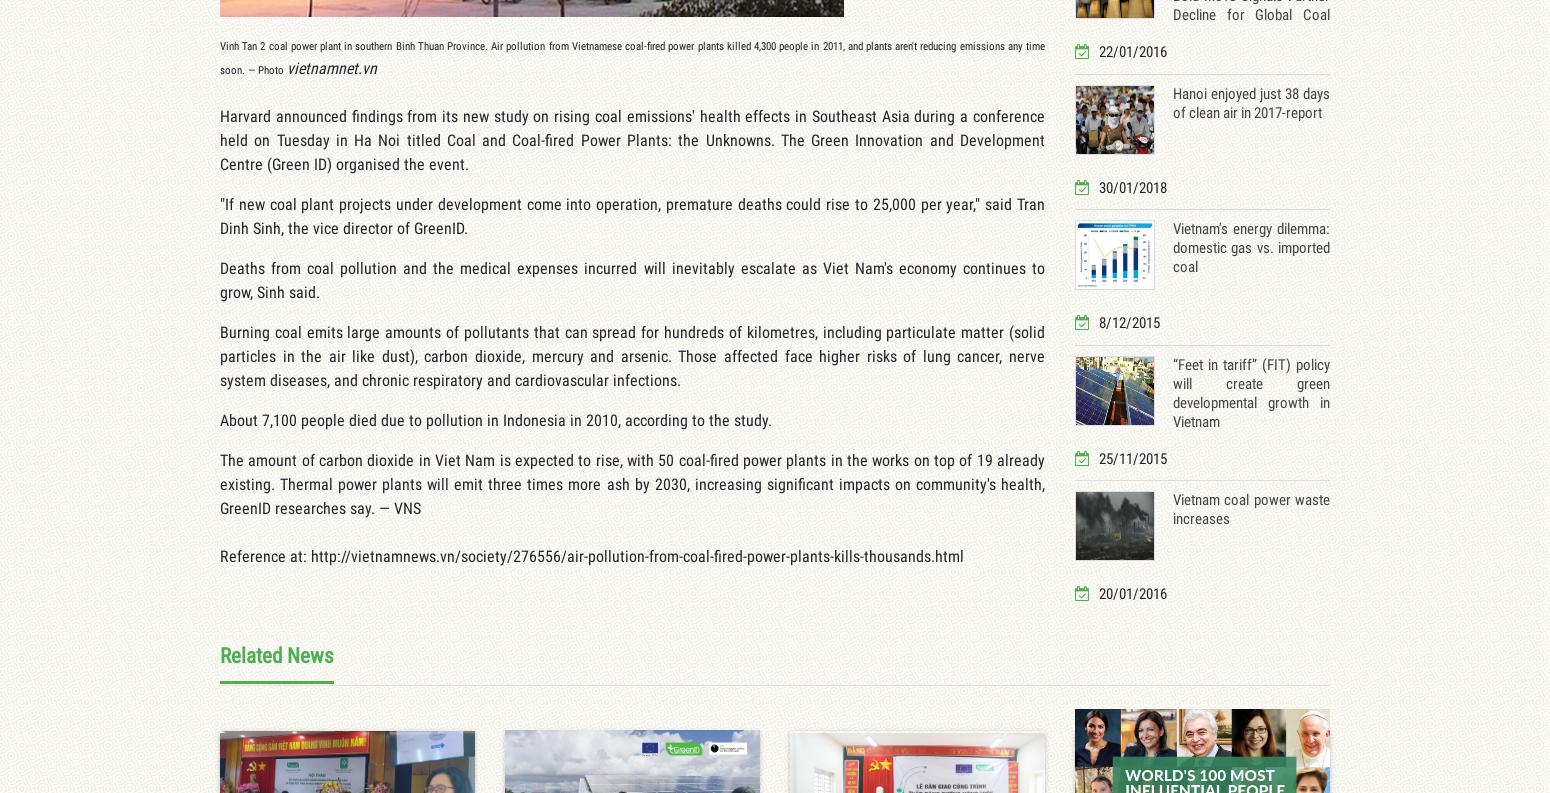  What do you see at coordinates (1132, 185) in the screenshot?
I see `'30/01/2018'` at bounding box center [1132, 185].